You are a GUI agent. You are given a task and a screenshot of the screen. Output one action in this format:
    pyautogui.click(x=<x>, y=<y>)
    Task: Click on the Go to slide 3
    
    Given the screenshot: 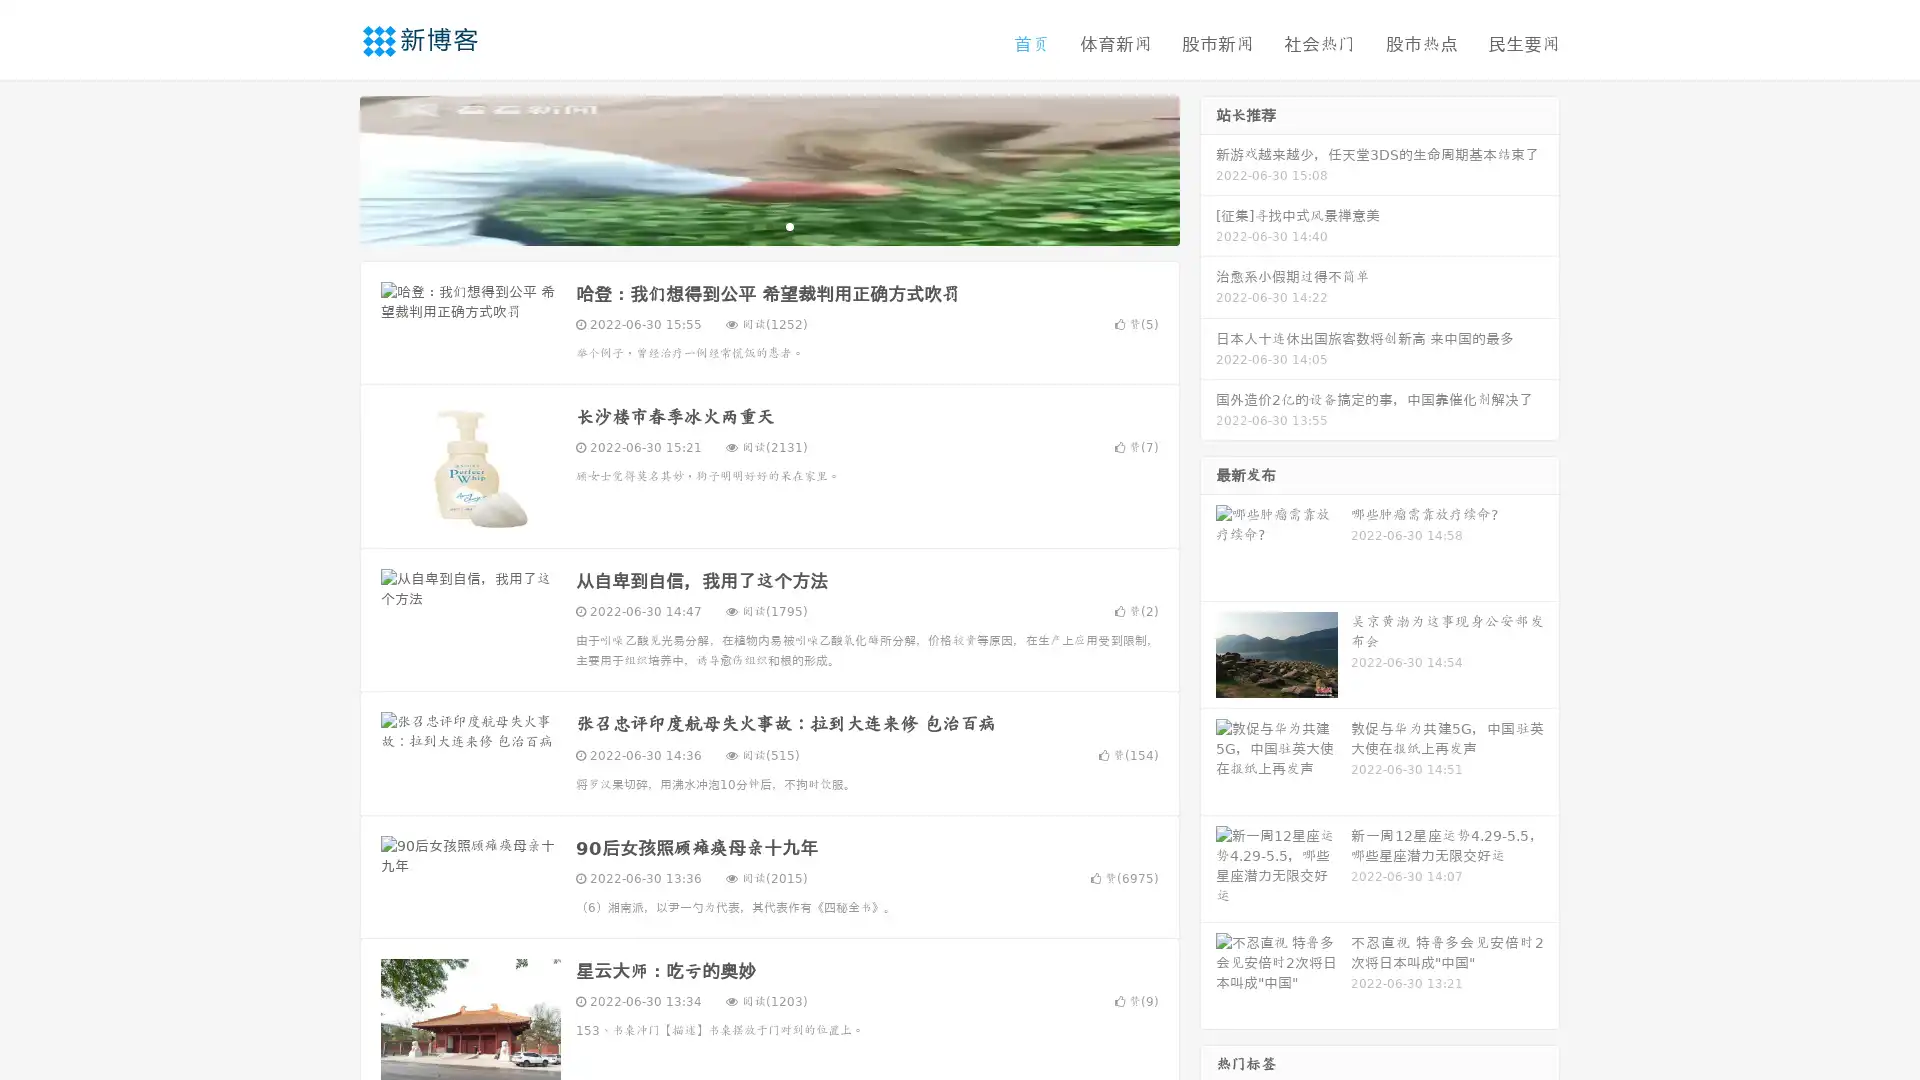 What is the action you would take?
    pyautogui.click(x=789, y=225)
    